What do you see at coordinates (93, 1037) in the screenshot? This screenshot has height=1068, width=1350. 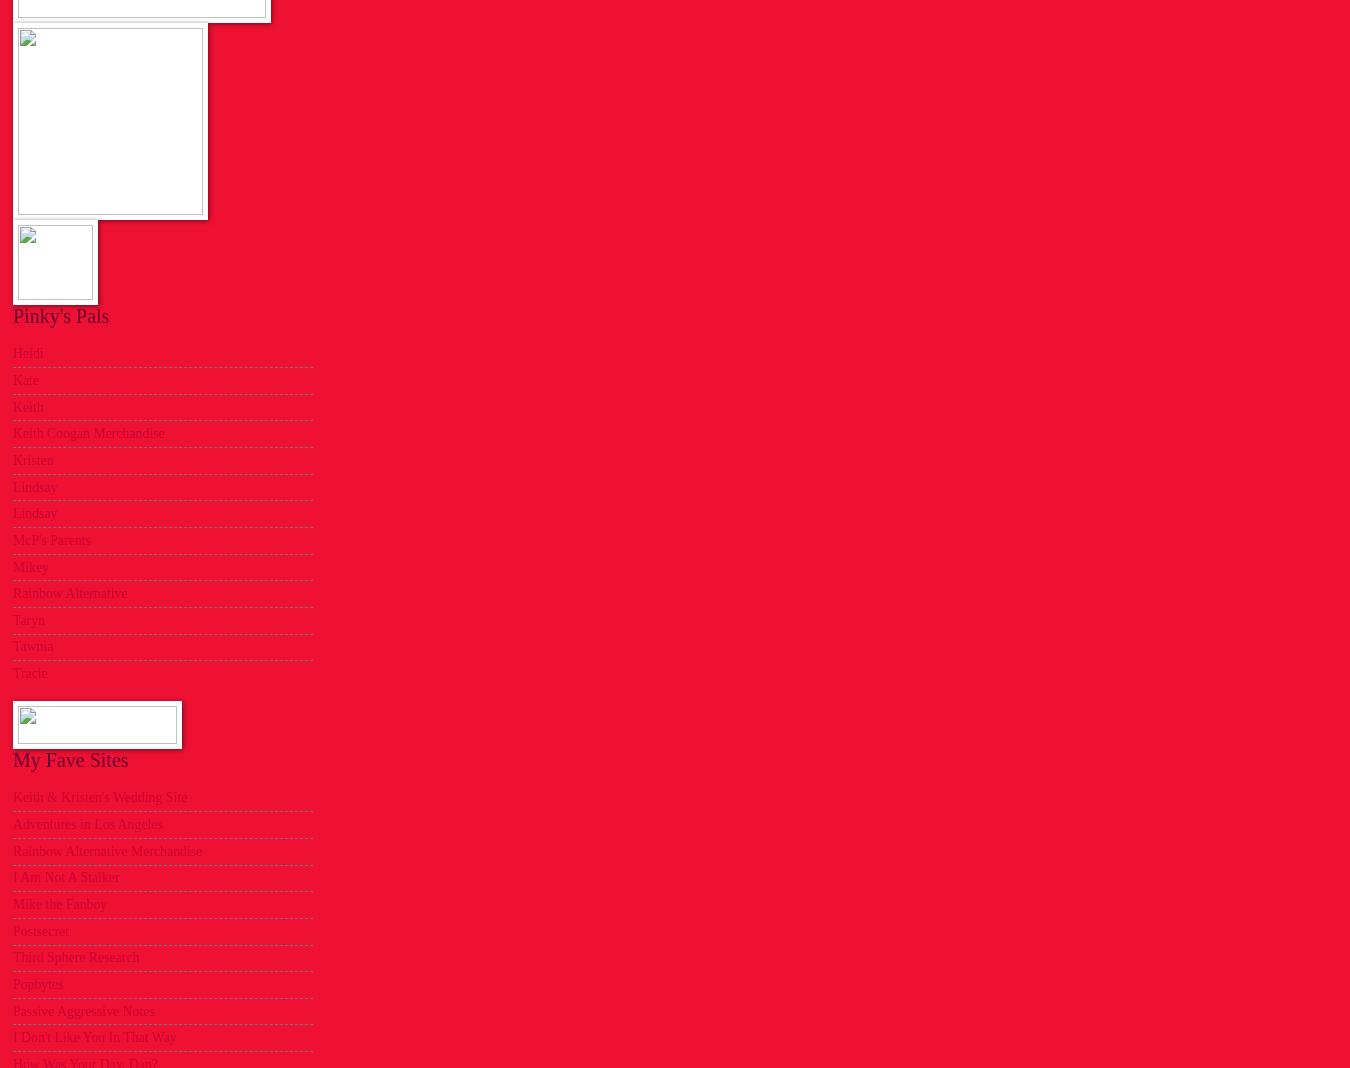 I see `'I Don't Like You In That Way'` at bounding box center [93, 1037].